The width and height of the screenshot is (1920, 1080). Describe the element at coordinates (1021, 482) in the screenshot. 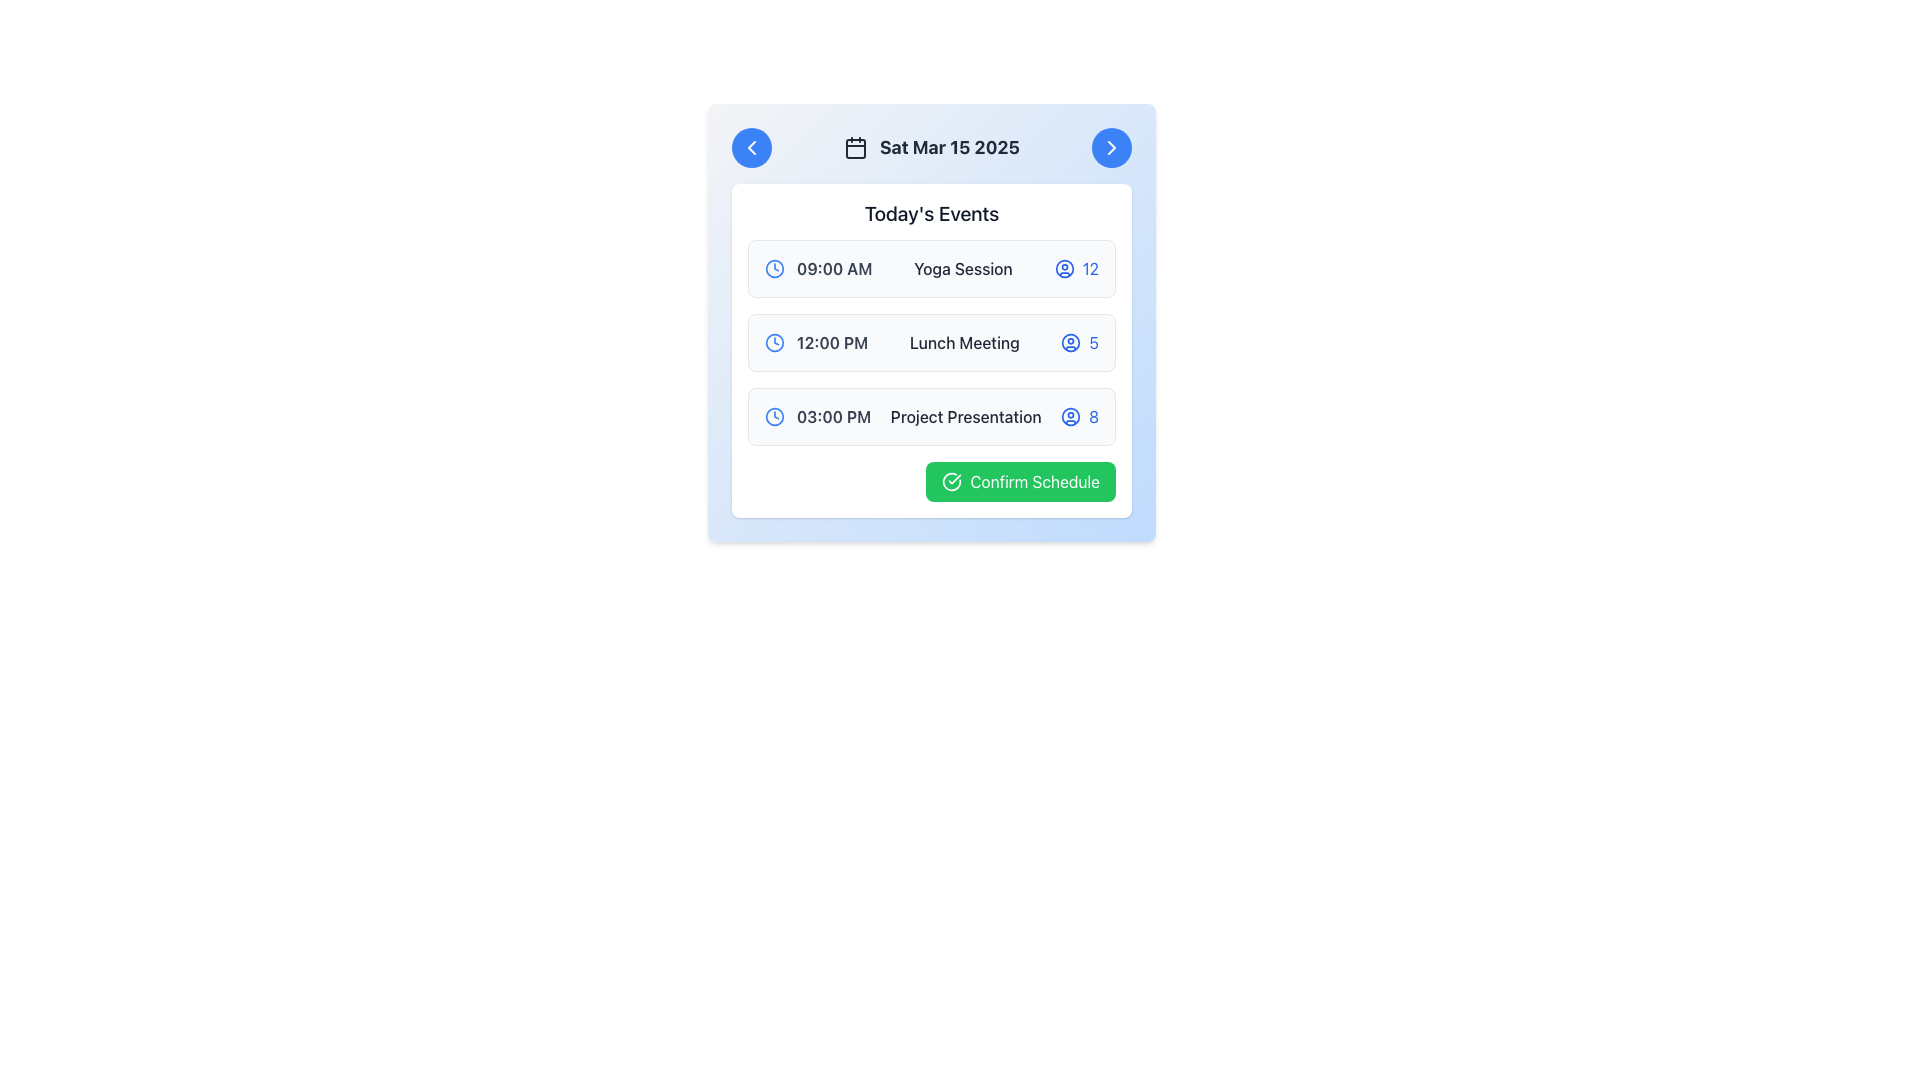

I see `the green 'Confirm Schedule' button located at the bottom-right of the event card to confirm the schedule` at that location.